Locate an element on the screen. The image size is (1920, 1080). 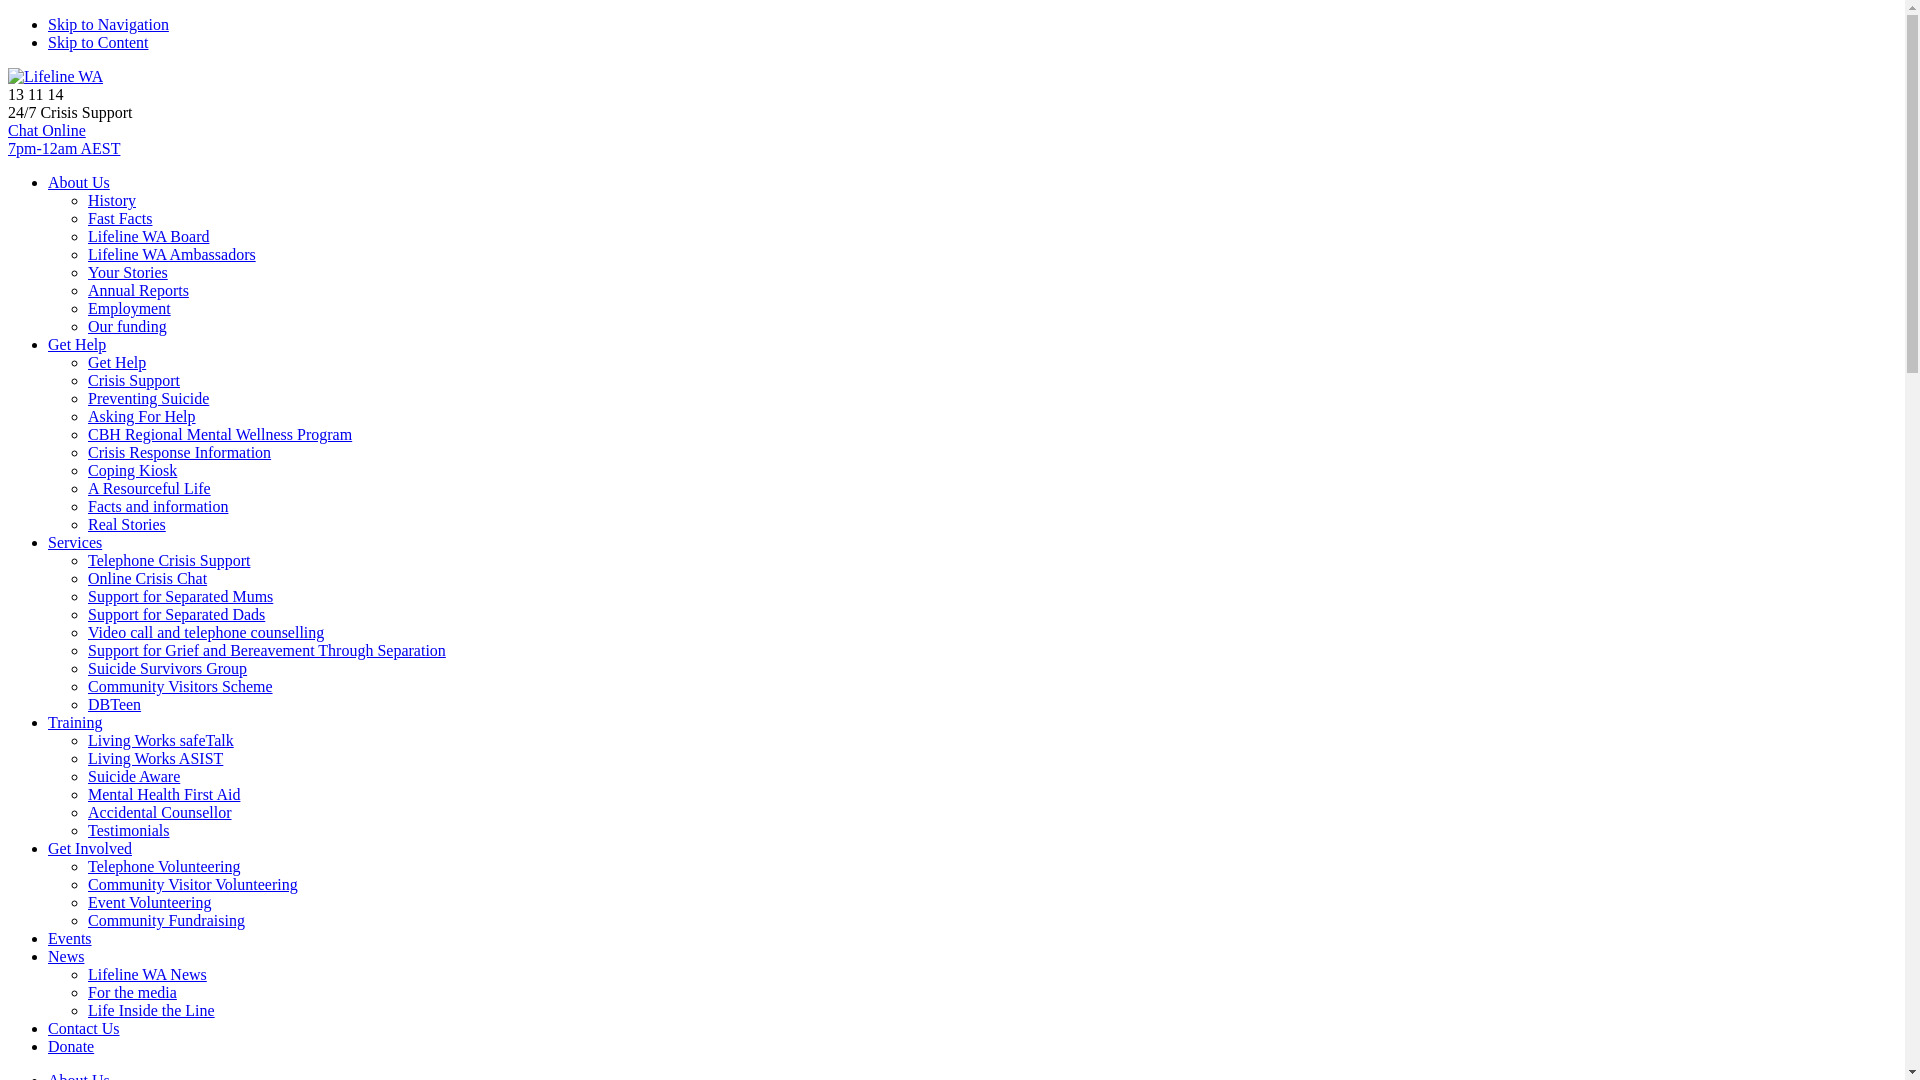
'A Resourceful Life' is located at coordinates (148, 488).